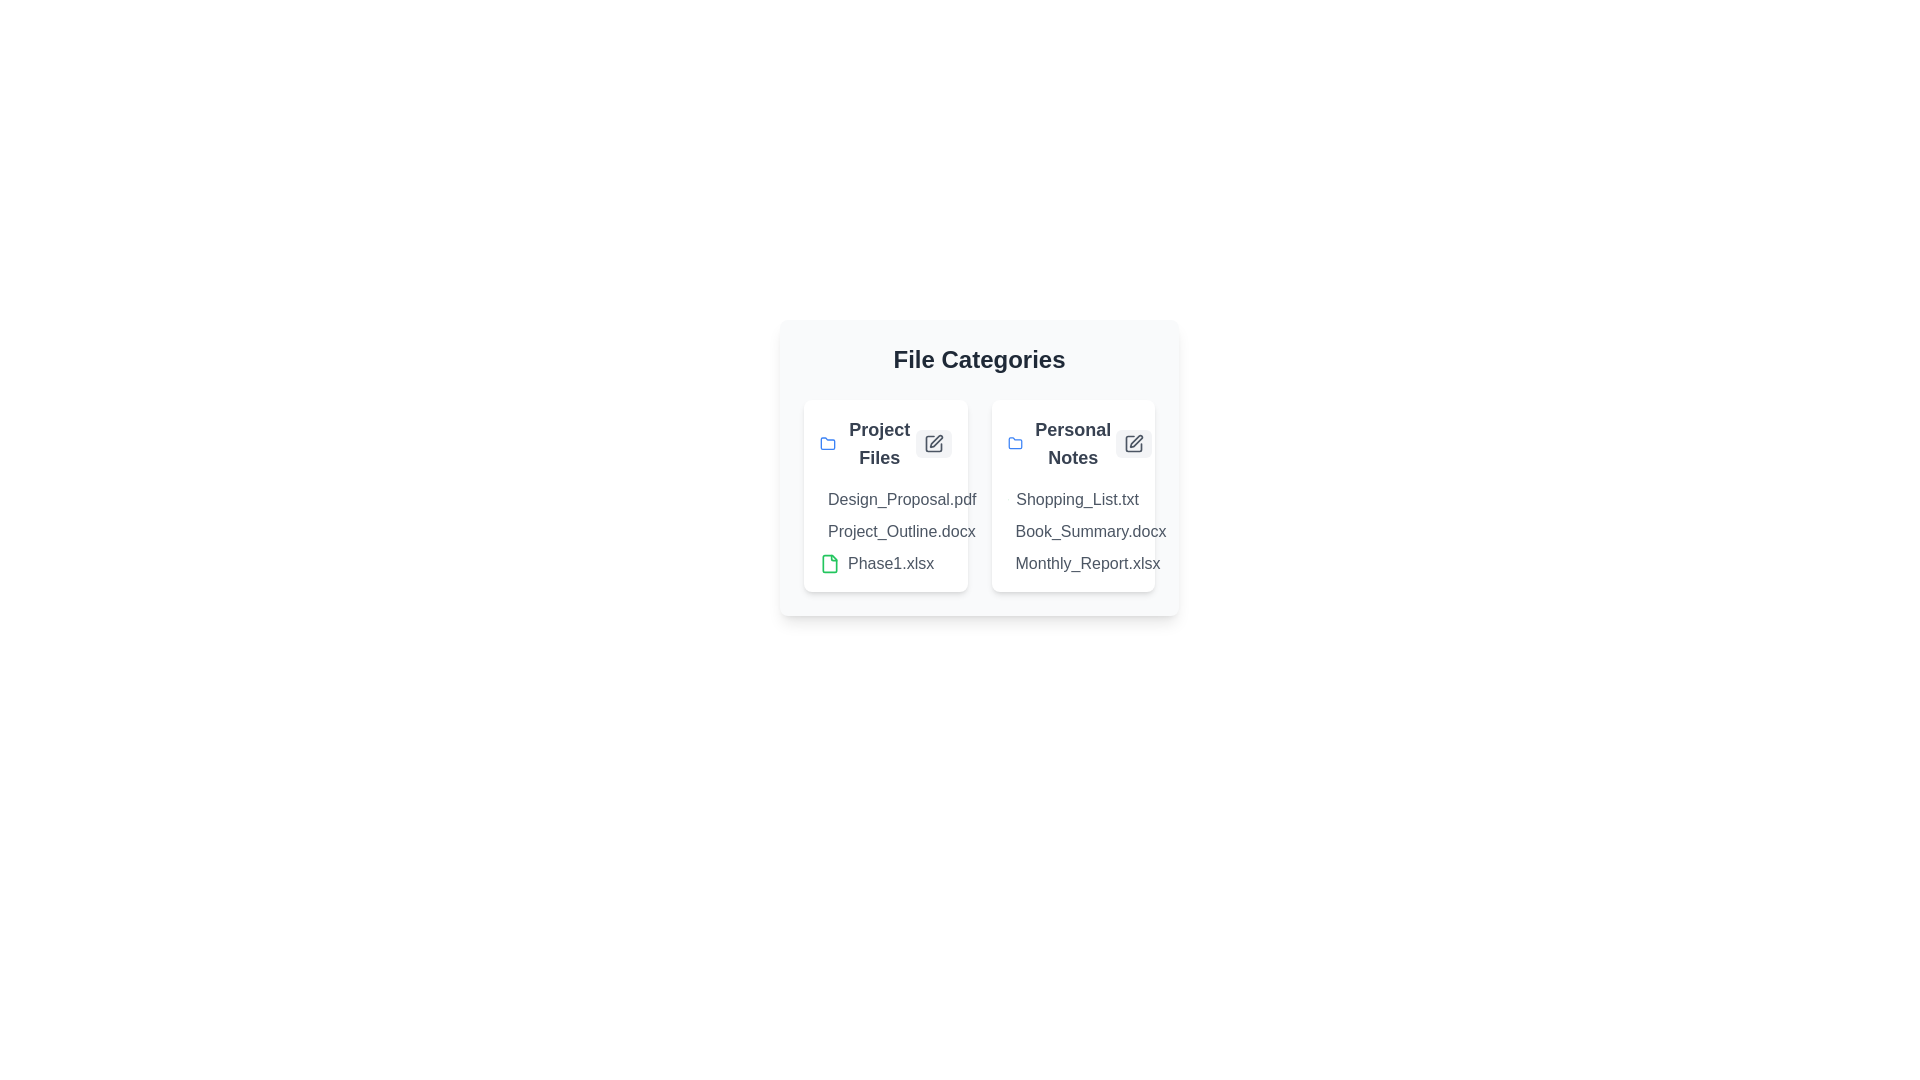 The height and width of the screenshot is (1080, 1920). What do you see at coordinates (828, 563) in the screenshot?
I see `the document Phase1.xlsx` at bounding box center [828, 563].